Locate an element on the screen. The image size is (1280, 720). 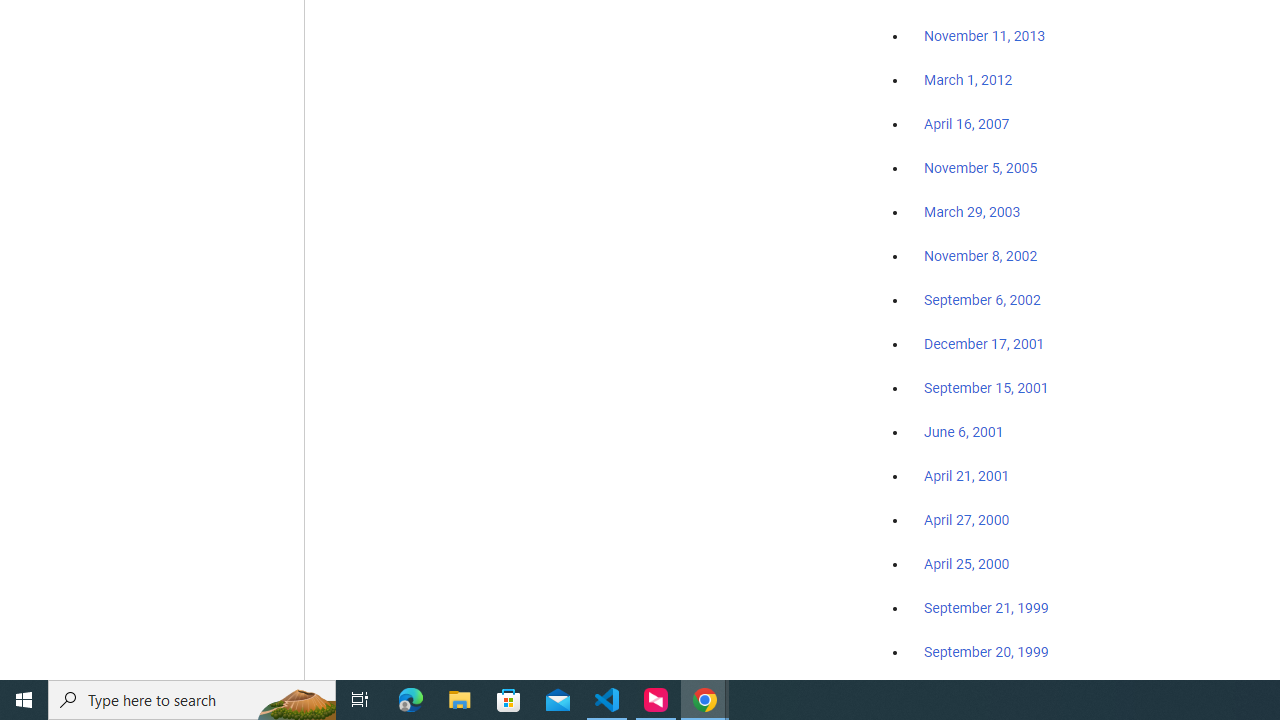
'April 21, 2001' is located at coordinates (967, 476).